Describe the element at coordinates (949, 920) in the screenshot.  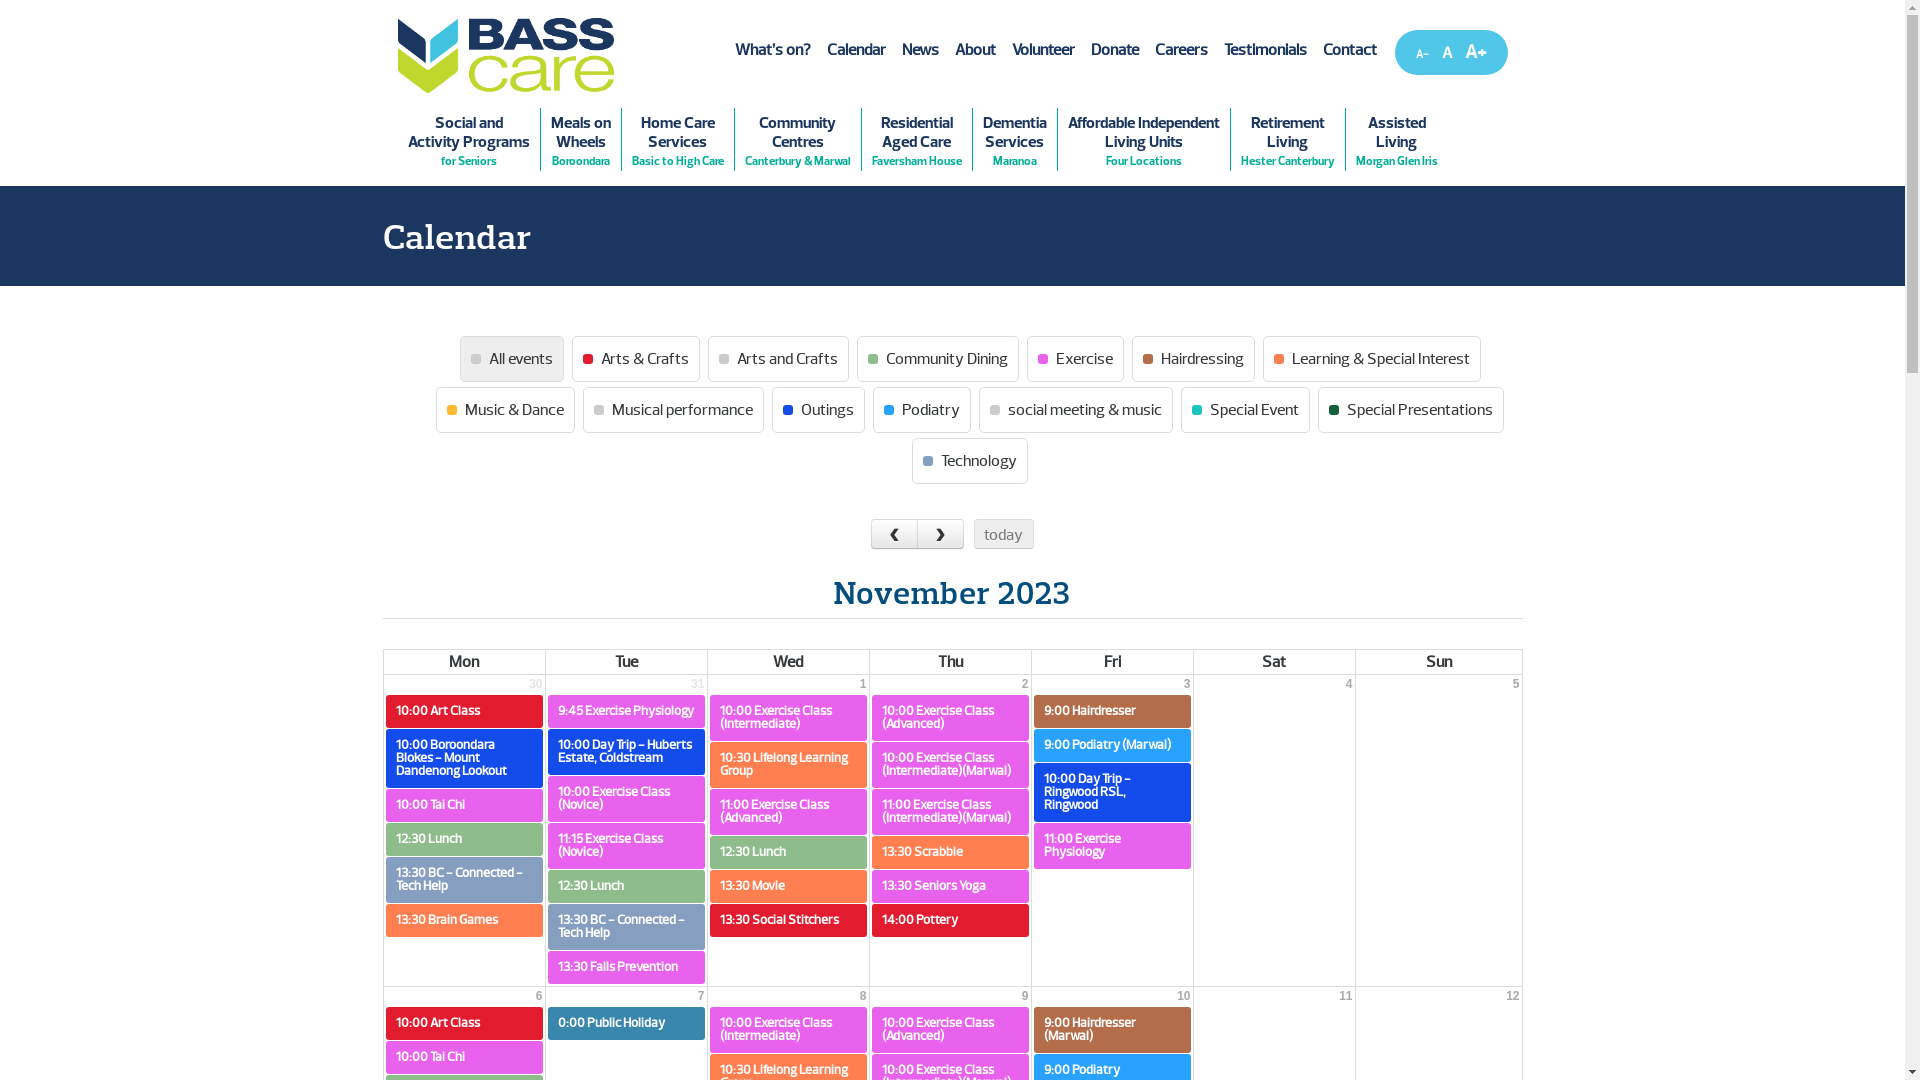
I see `'14:00 Pottery` at that location.